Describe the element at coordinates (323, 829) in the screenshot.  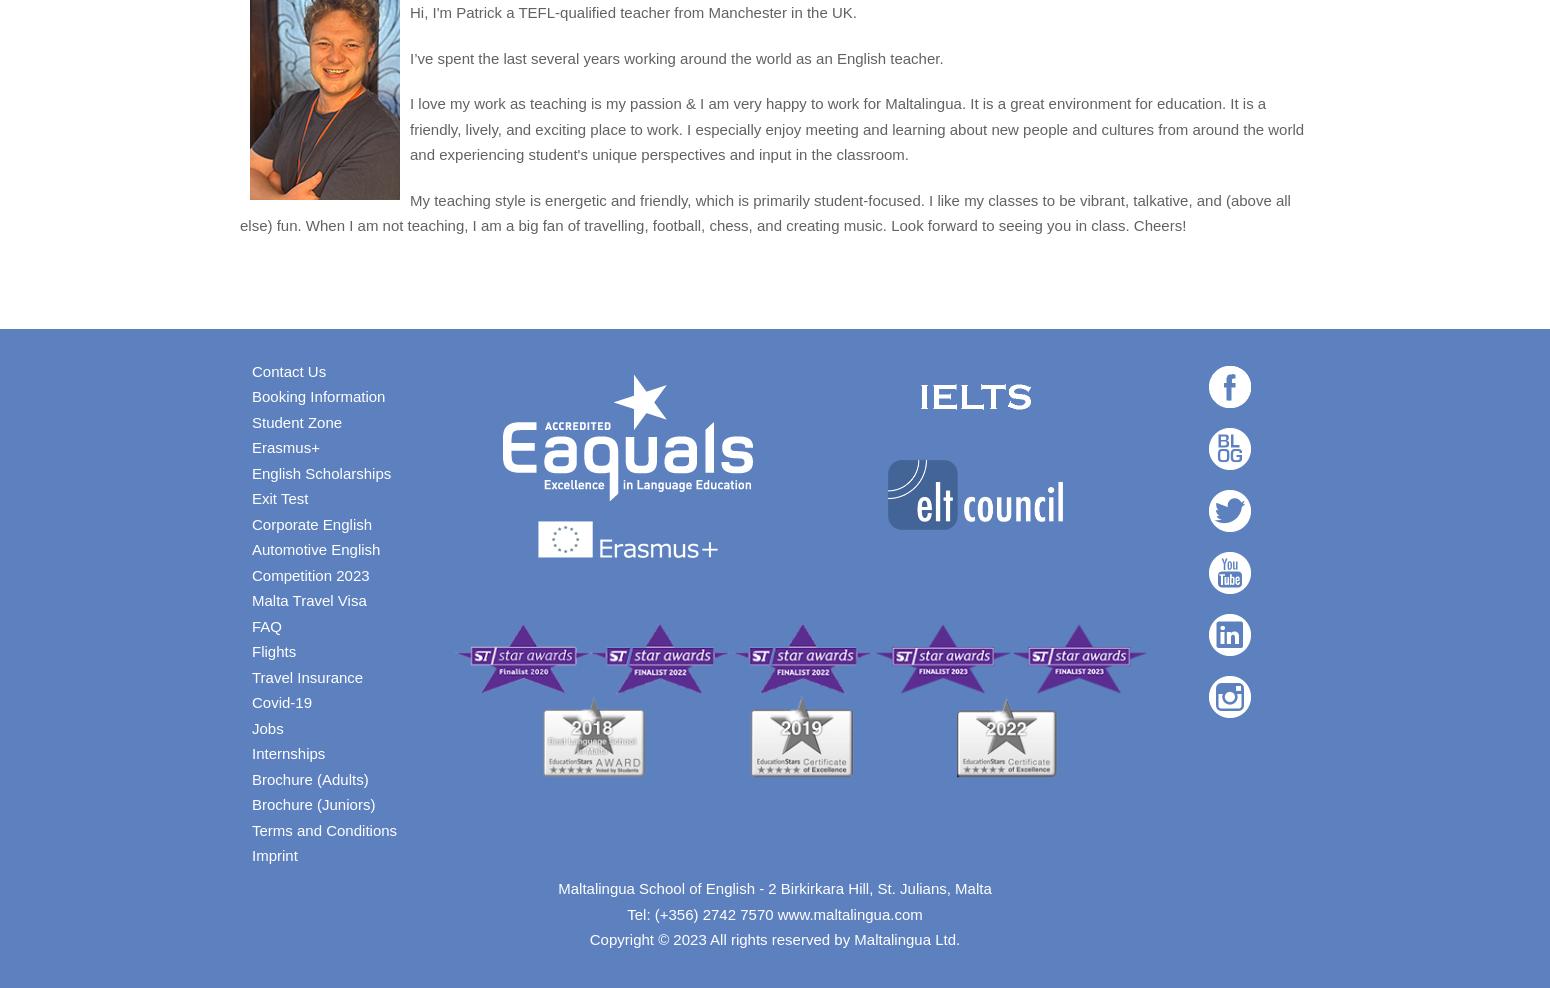
I see `'Terms and Conditions'` at that location.